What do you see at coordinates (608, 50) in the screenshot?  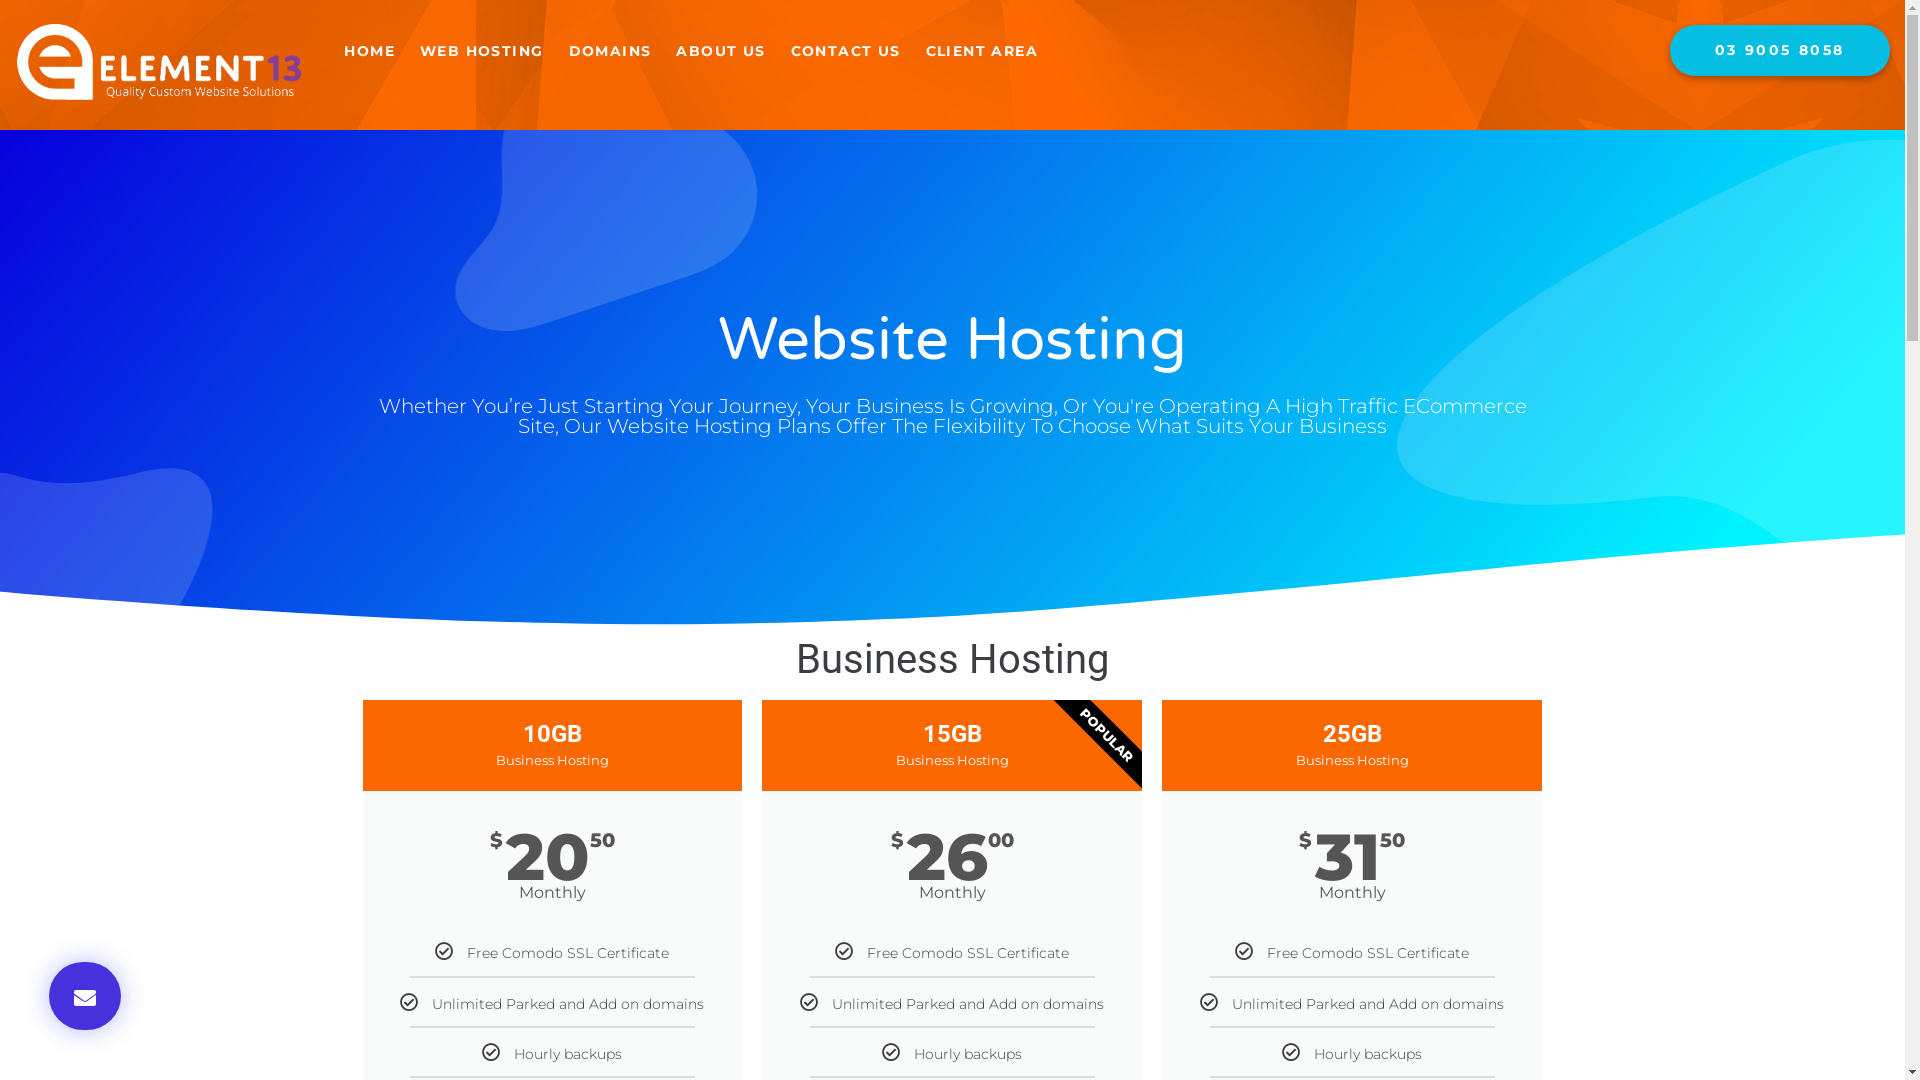 I see `'DOMAINS'` at bounding box center [608, 50].